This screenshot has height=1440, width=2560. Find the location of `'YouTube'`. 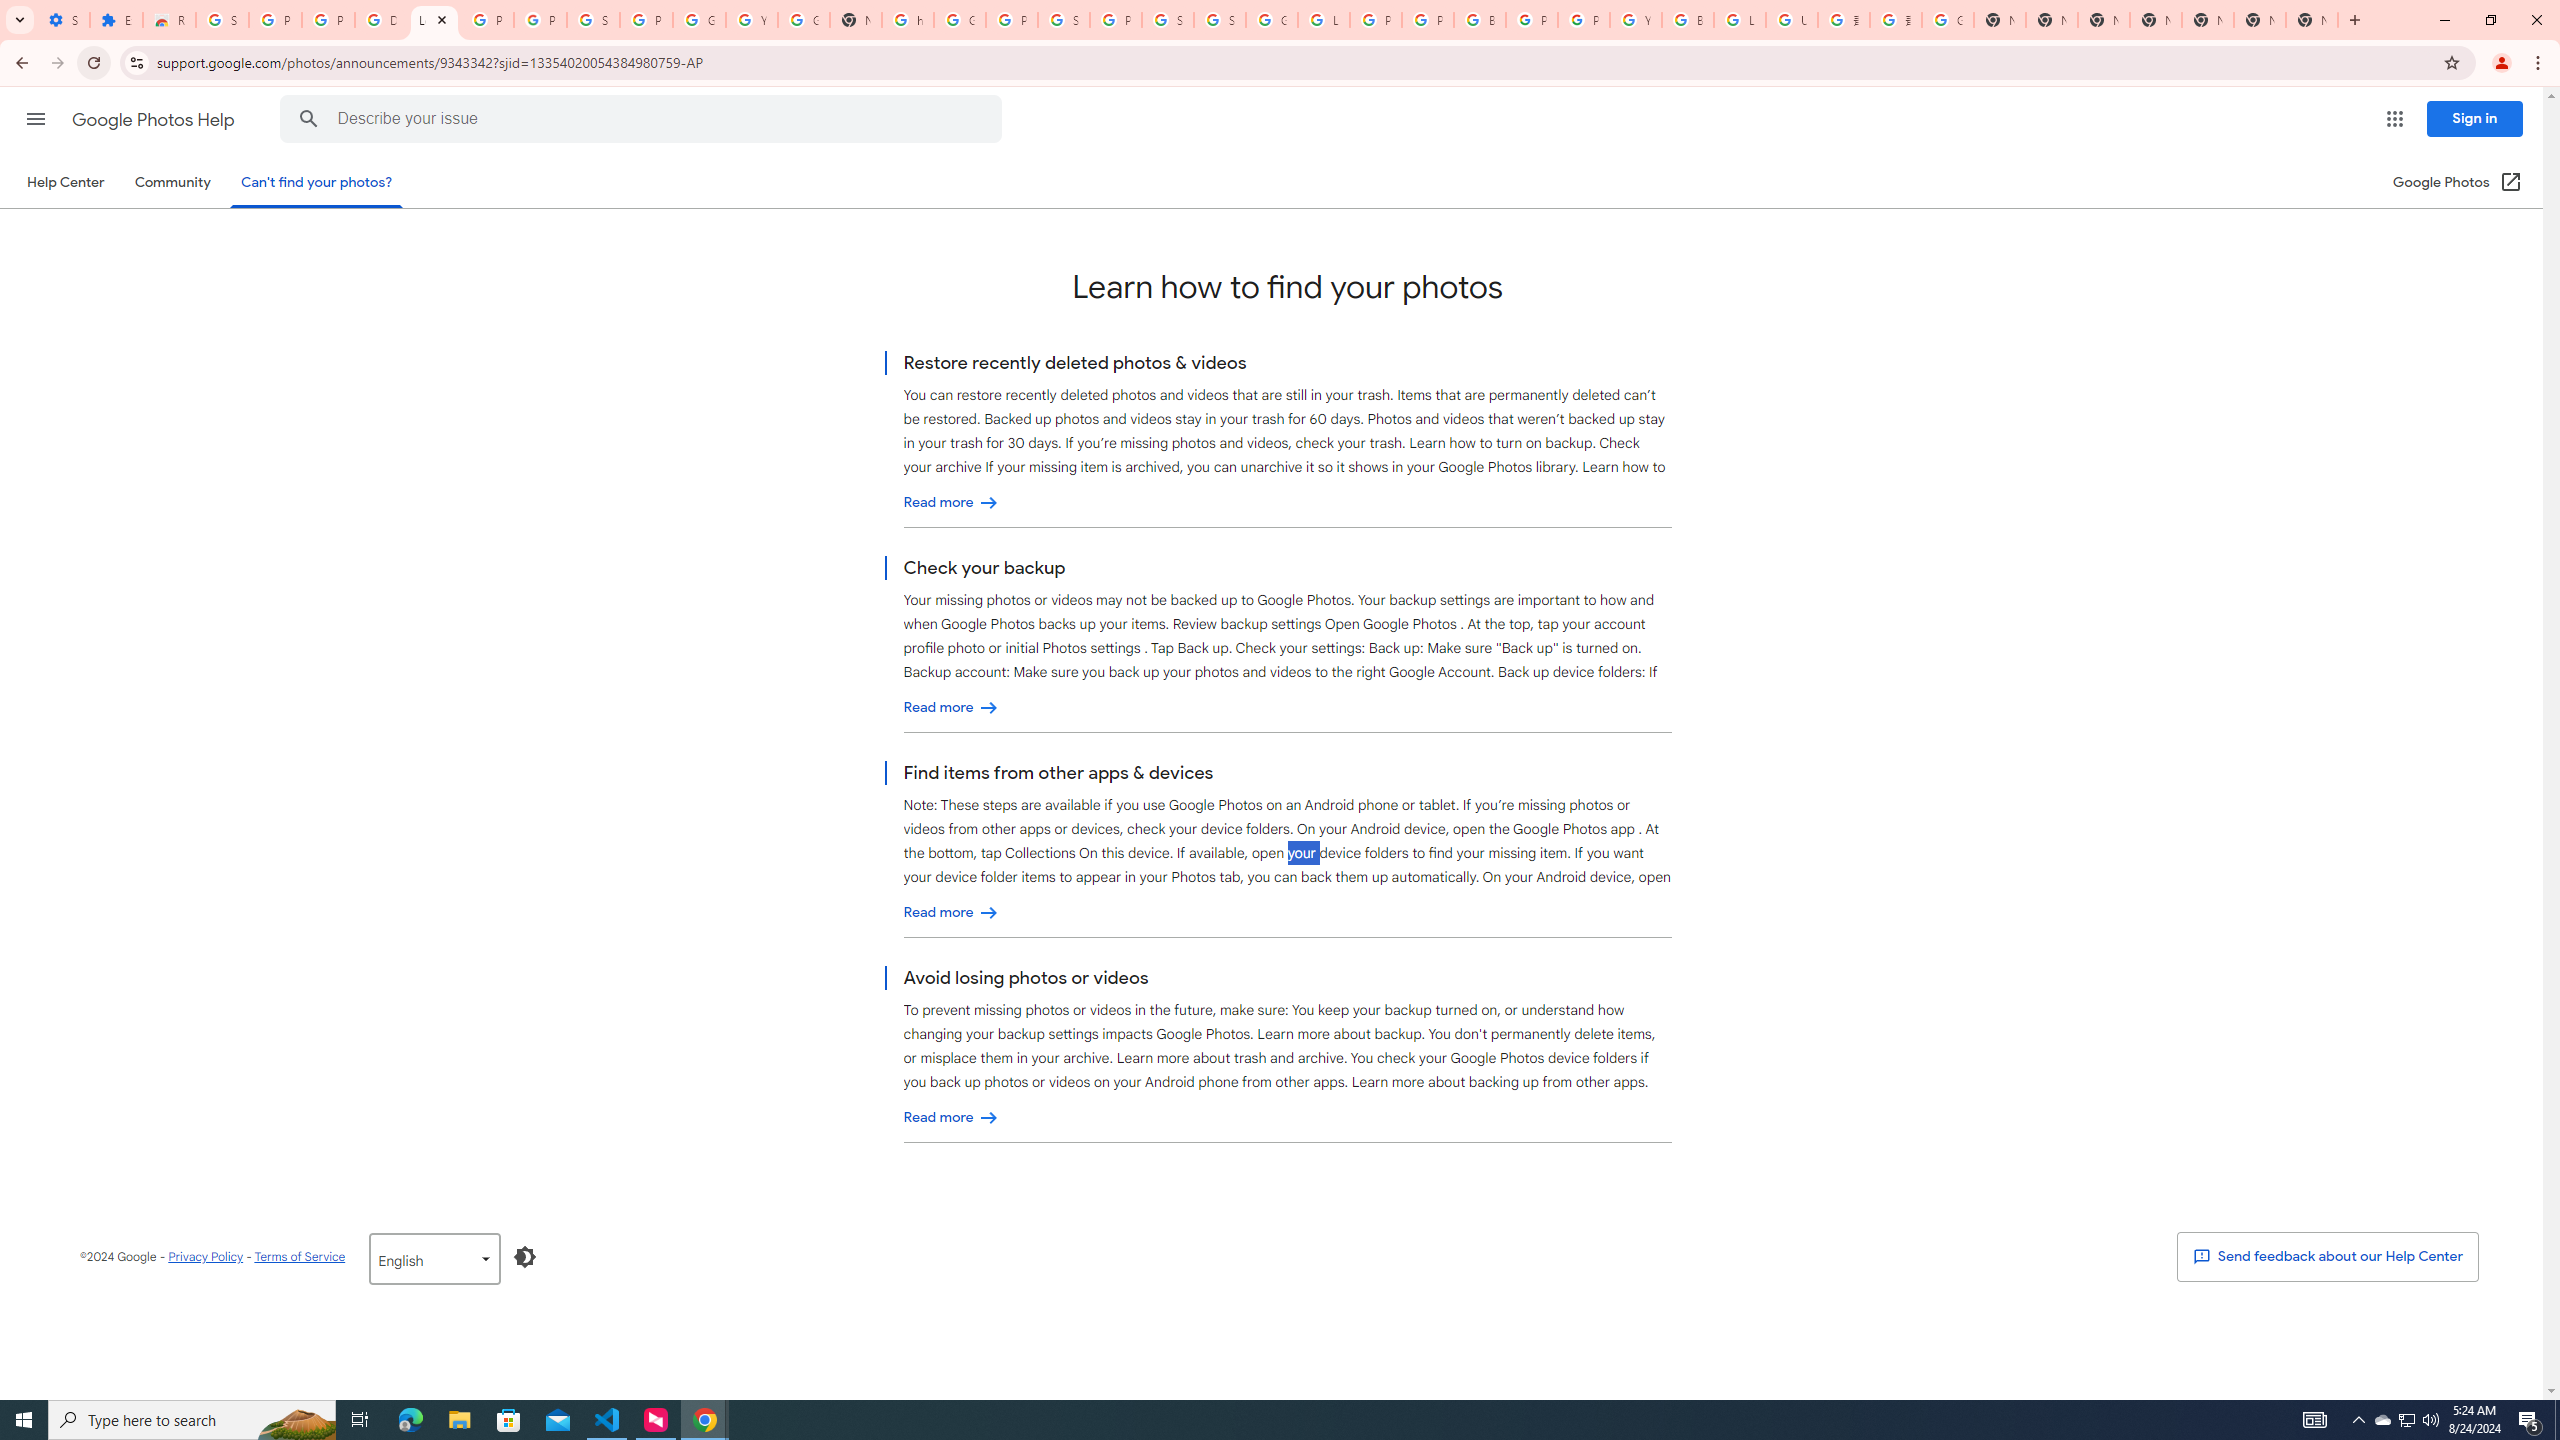

'YouTube' is located at coordinates (1634, 19).